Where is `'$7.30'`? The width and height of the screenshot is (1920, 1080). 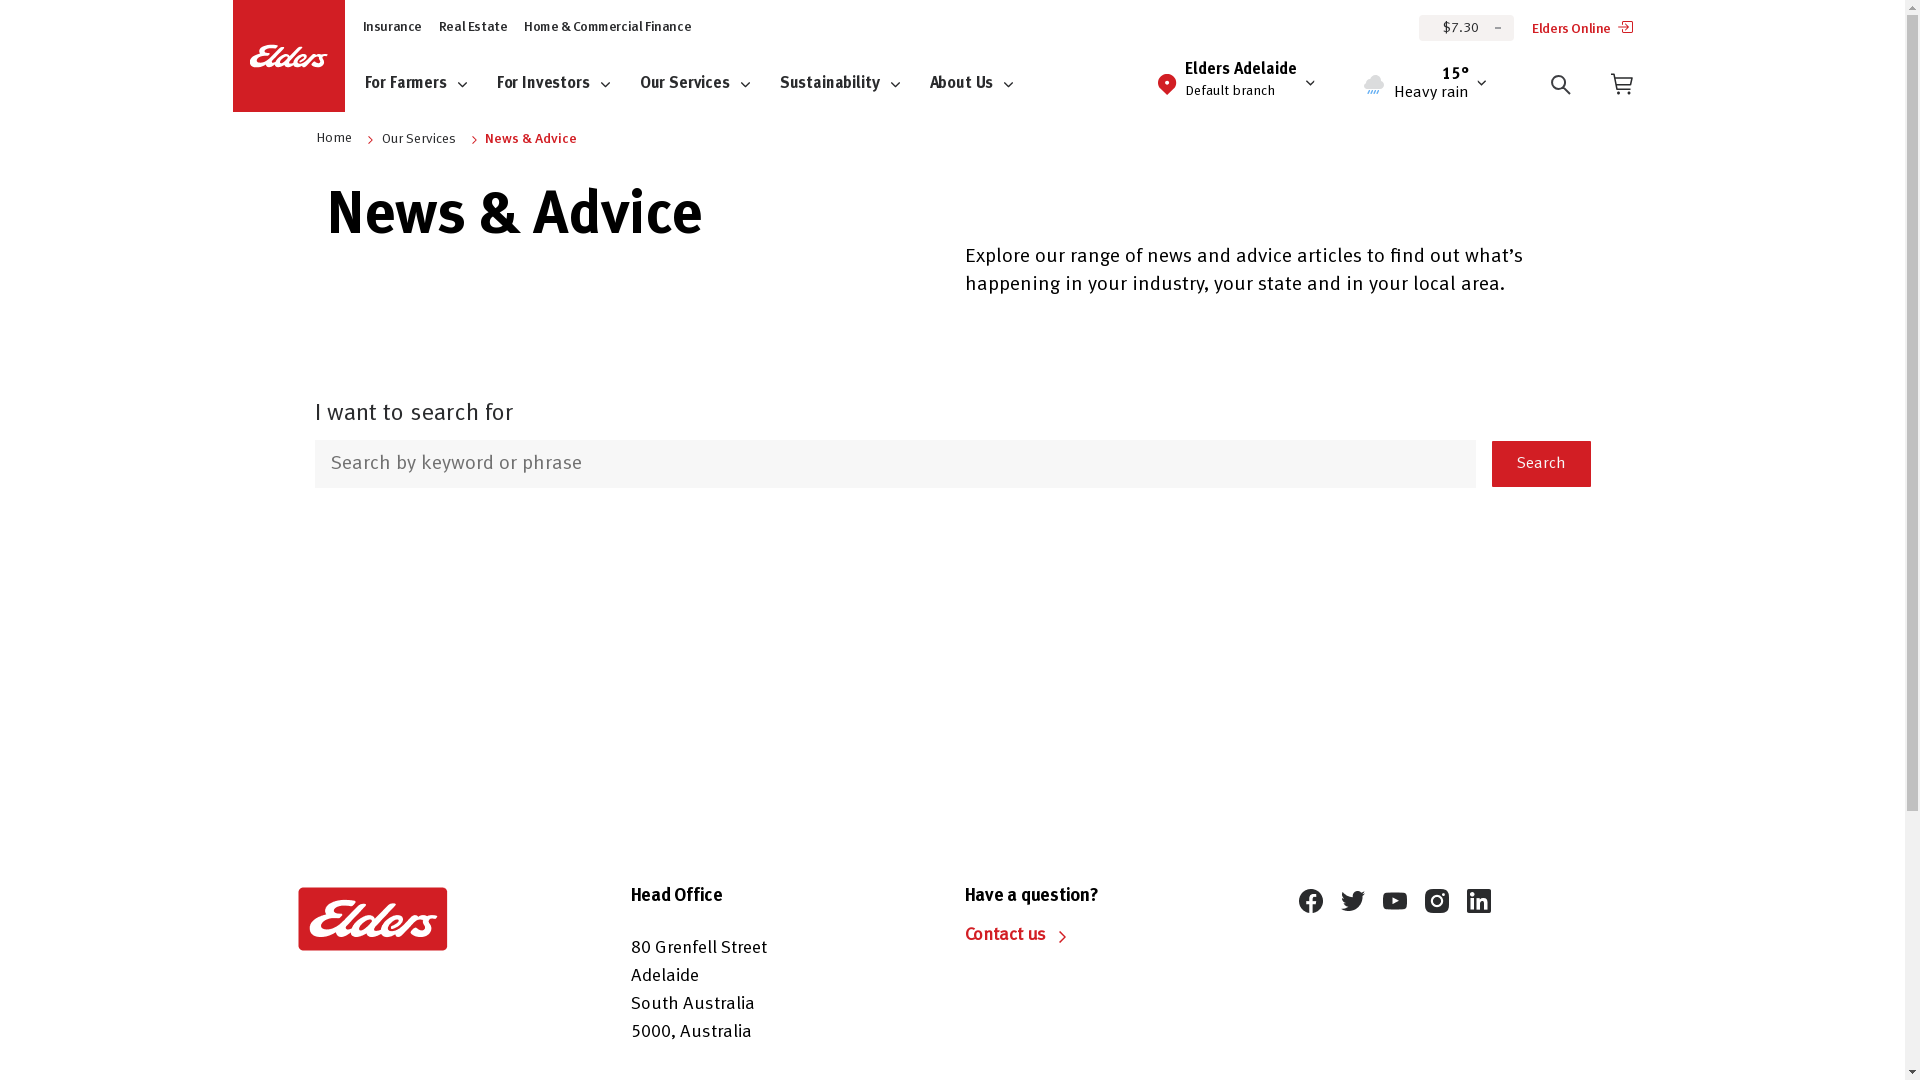 '$7.30' is located at coordinates (1415, 27).